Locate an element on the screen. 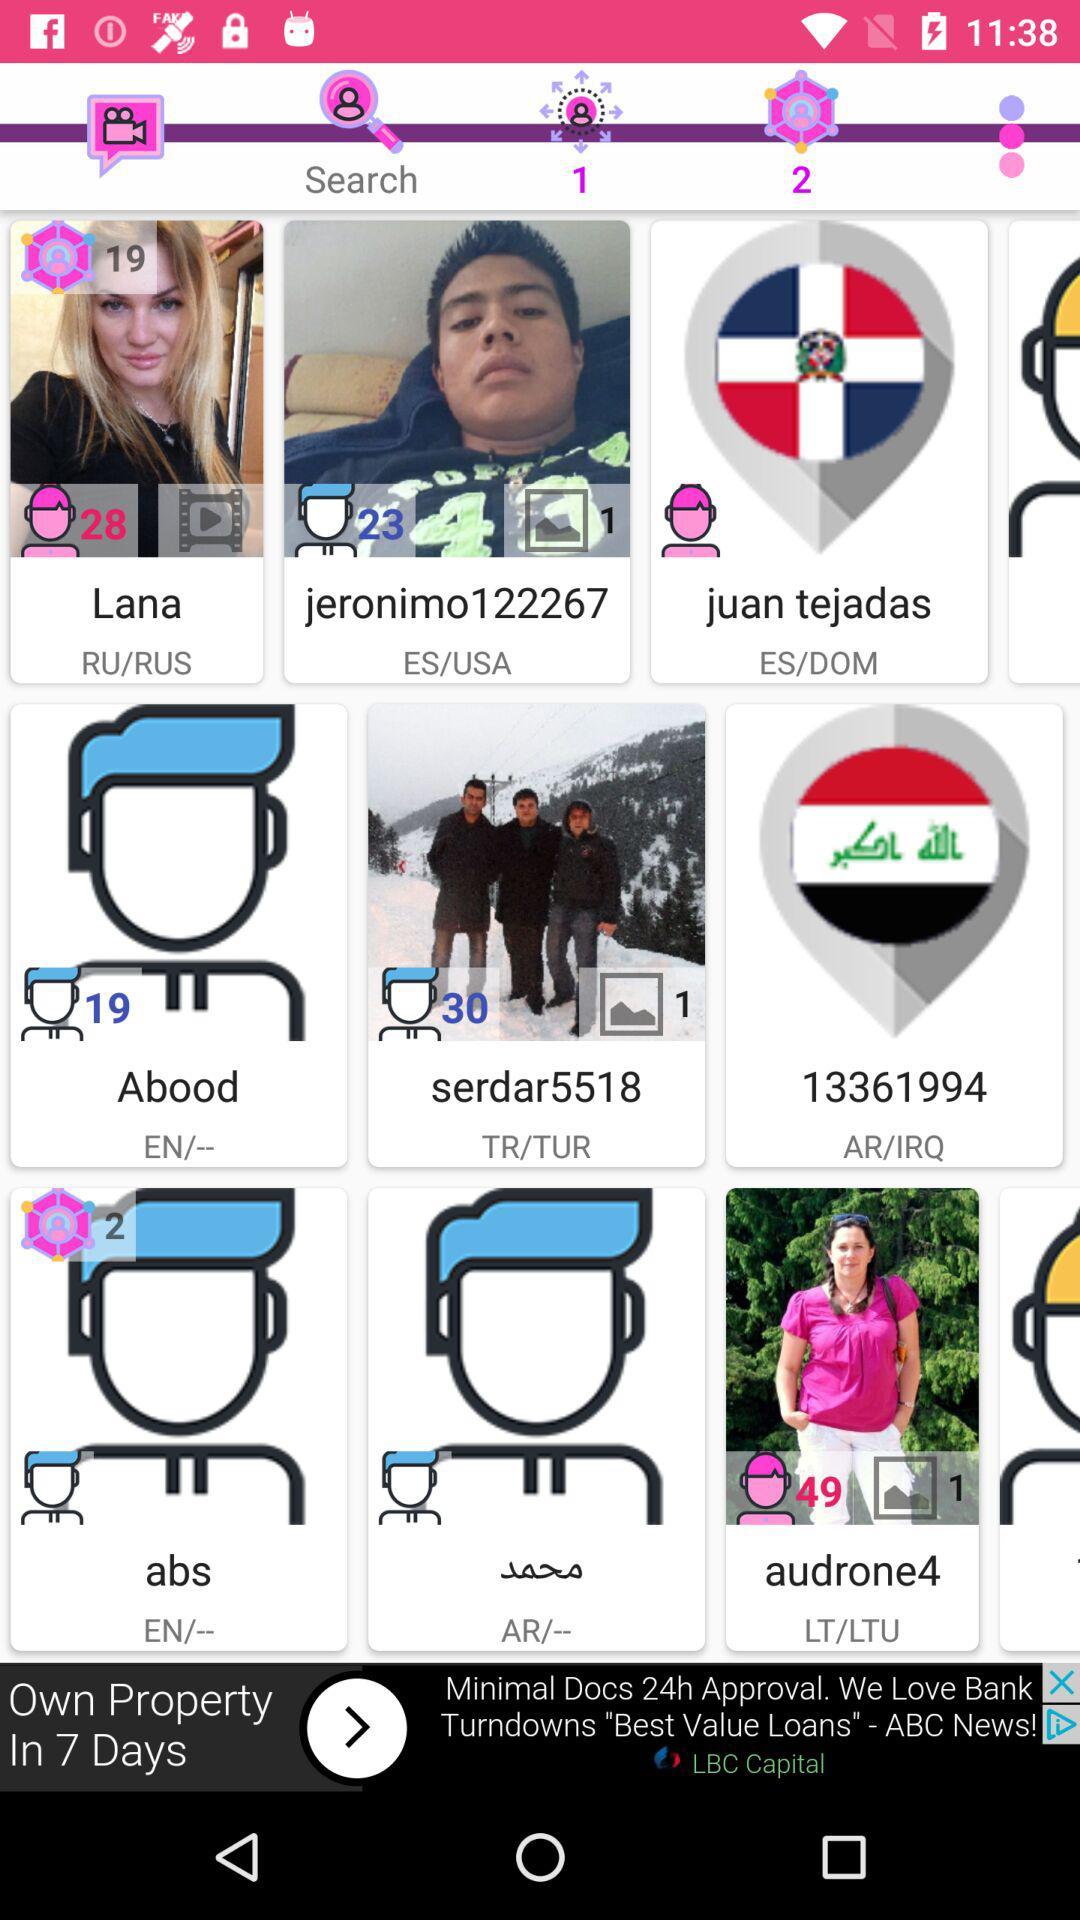 This screenshot has width=1080, height=1920. profile photo is located at coordinates (135, 388).